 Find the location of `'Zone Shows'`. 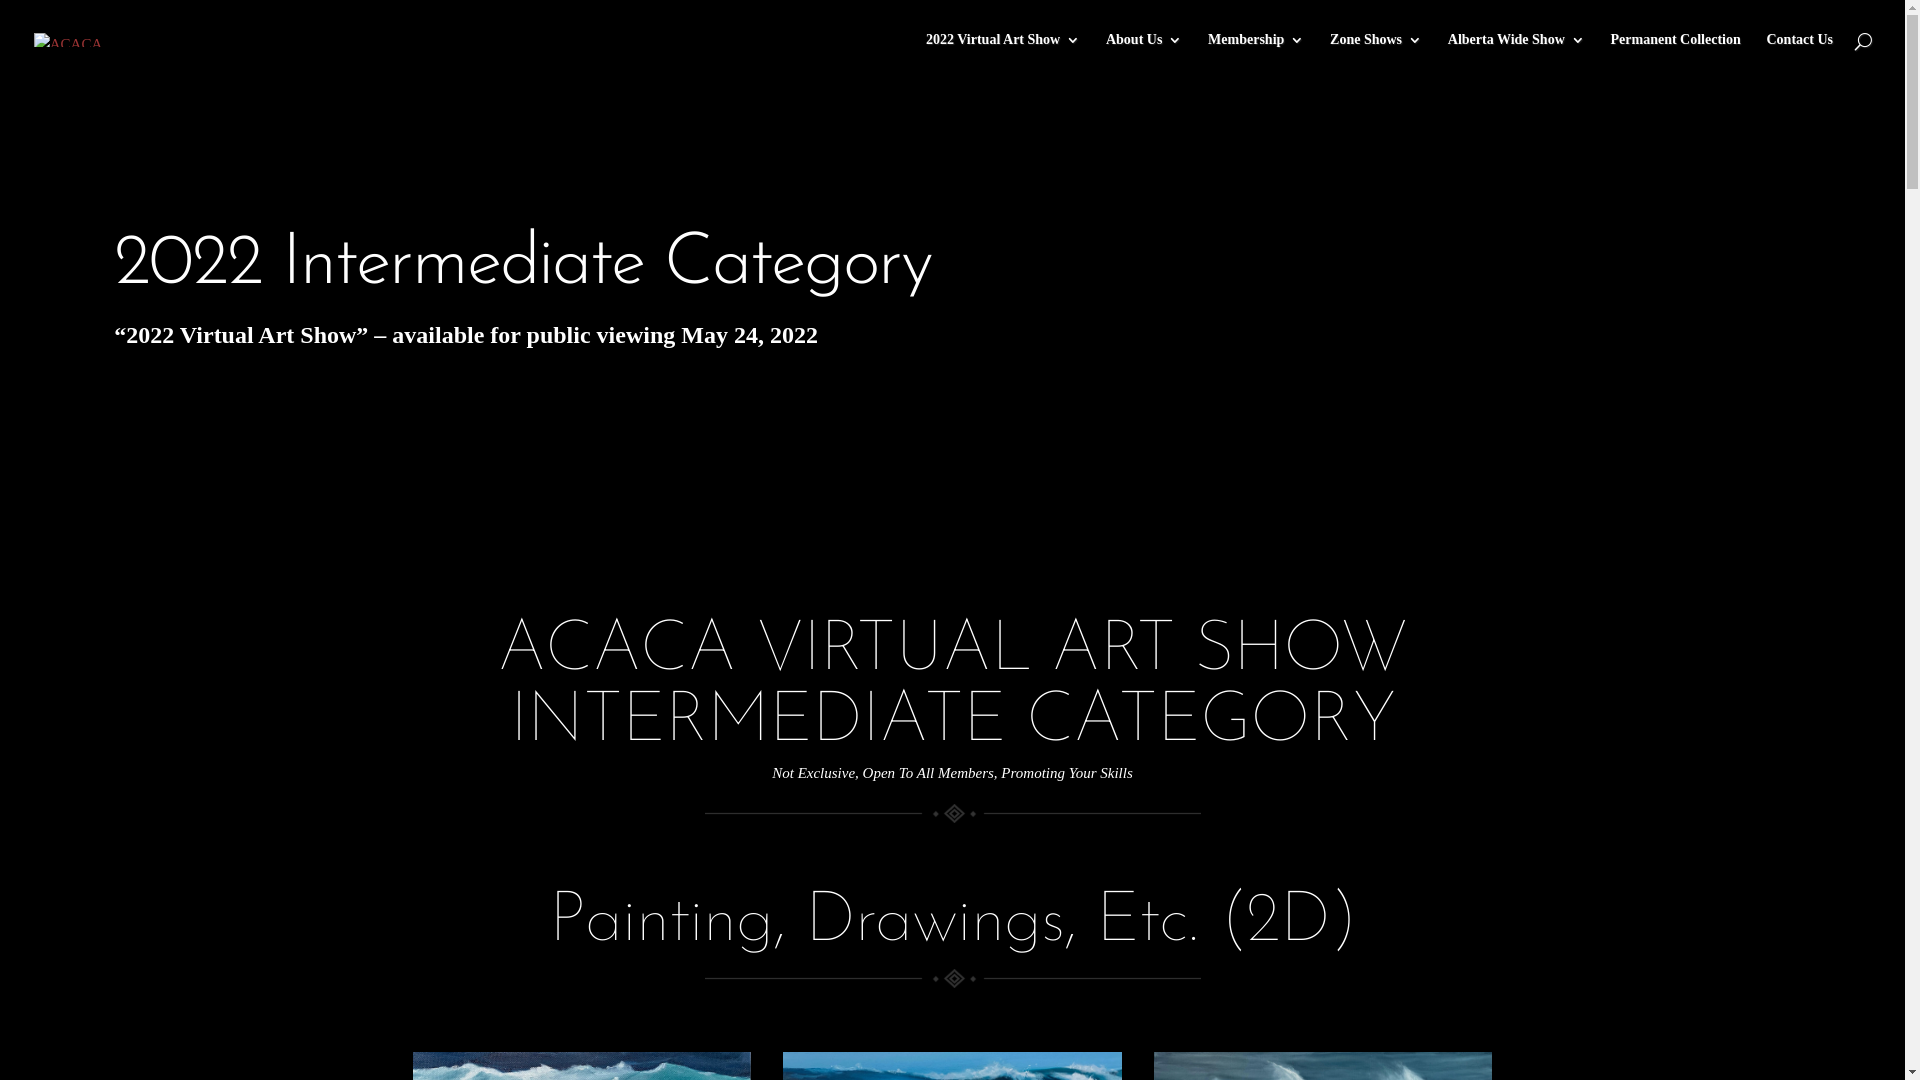

'Zone Shows' is located at coordinates (1375, 55).